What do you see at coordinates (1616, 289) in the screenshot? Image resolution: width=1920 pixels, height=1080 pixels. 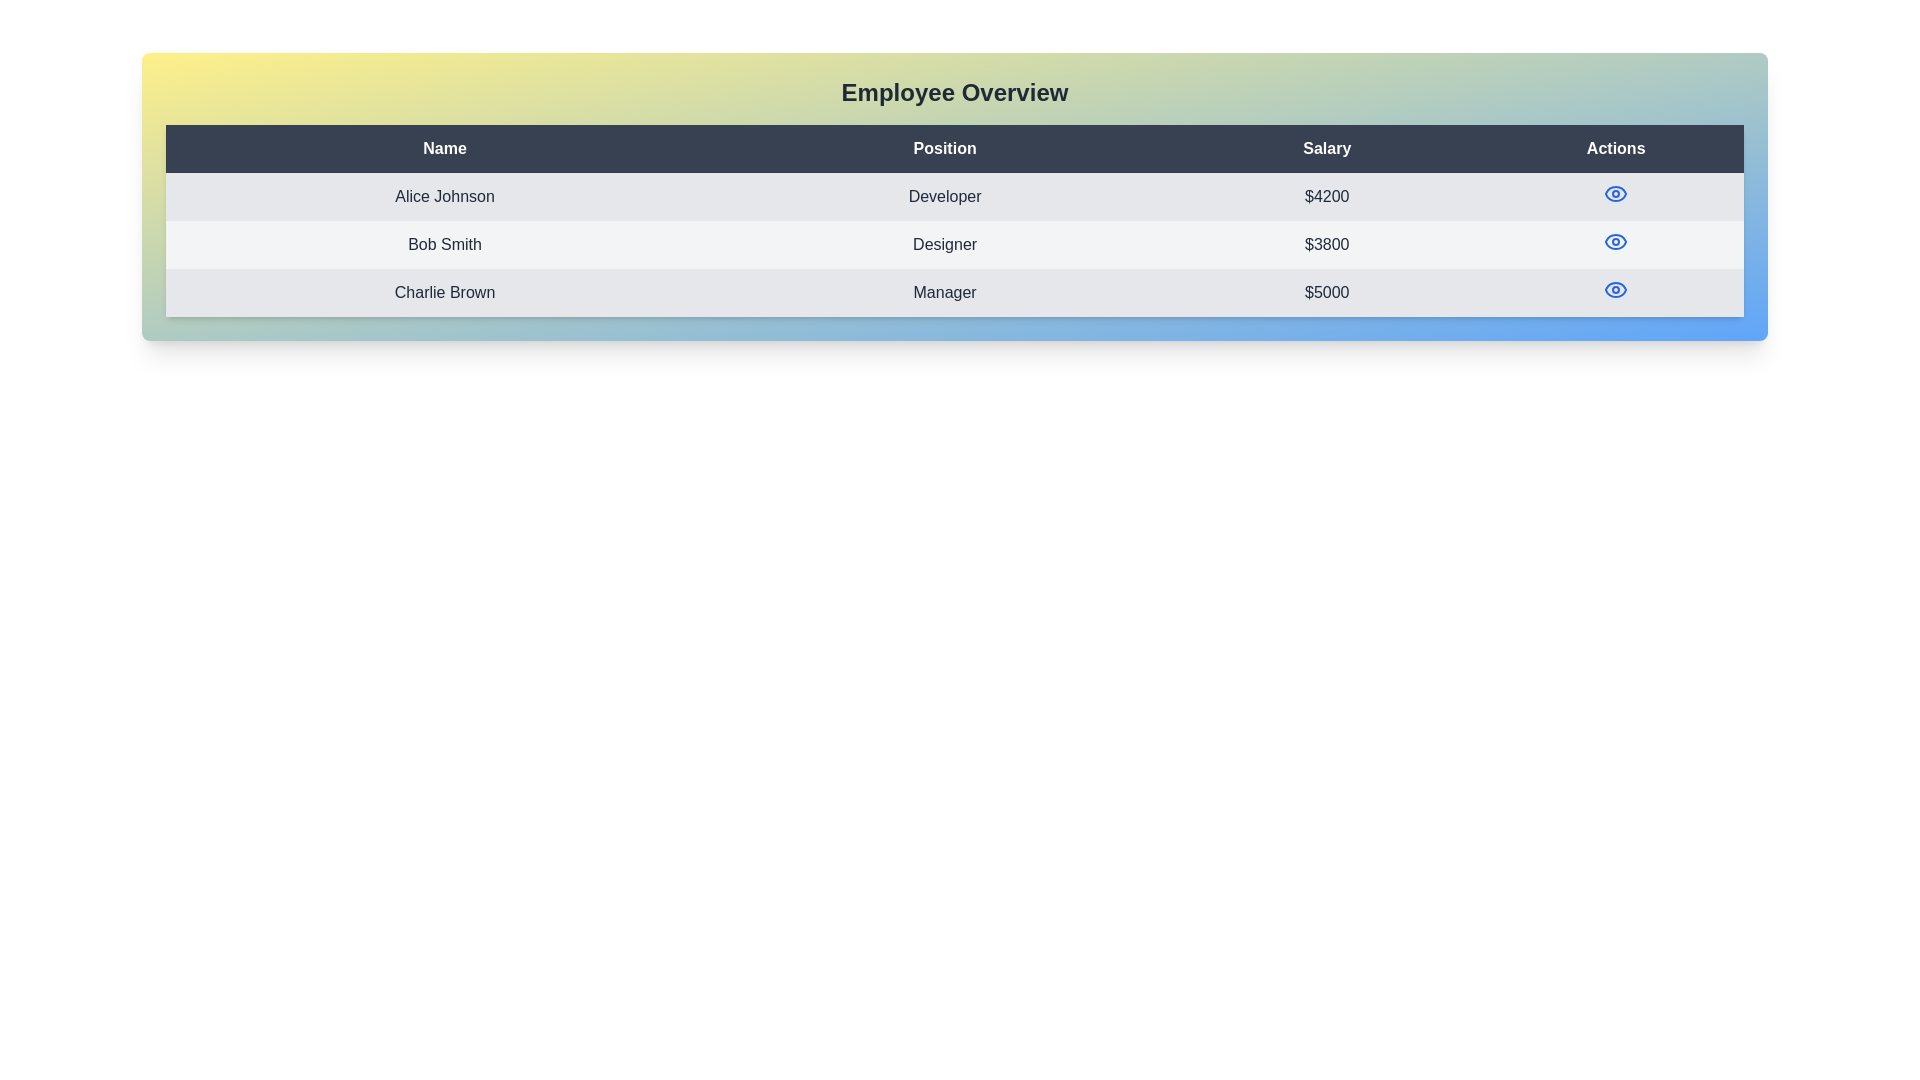 I see `the button in the 'Actions' column of the last row` at bounding box center [1616, 289].